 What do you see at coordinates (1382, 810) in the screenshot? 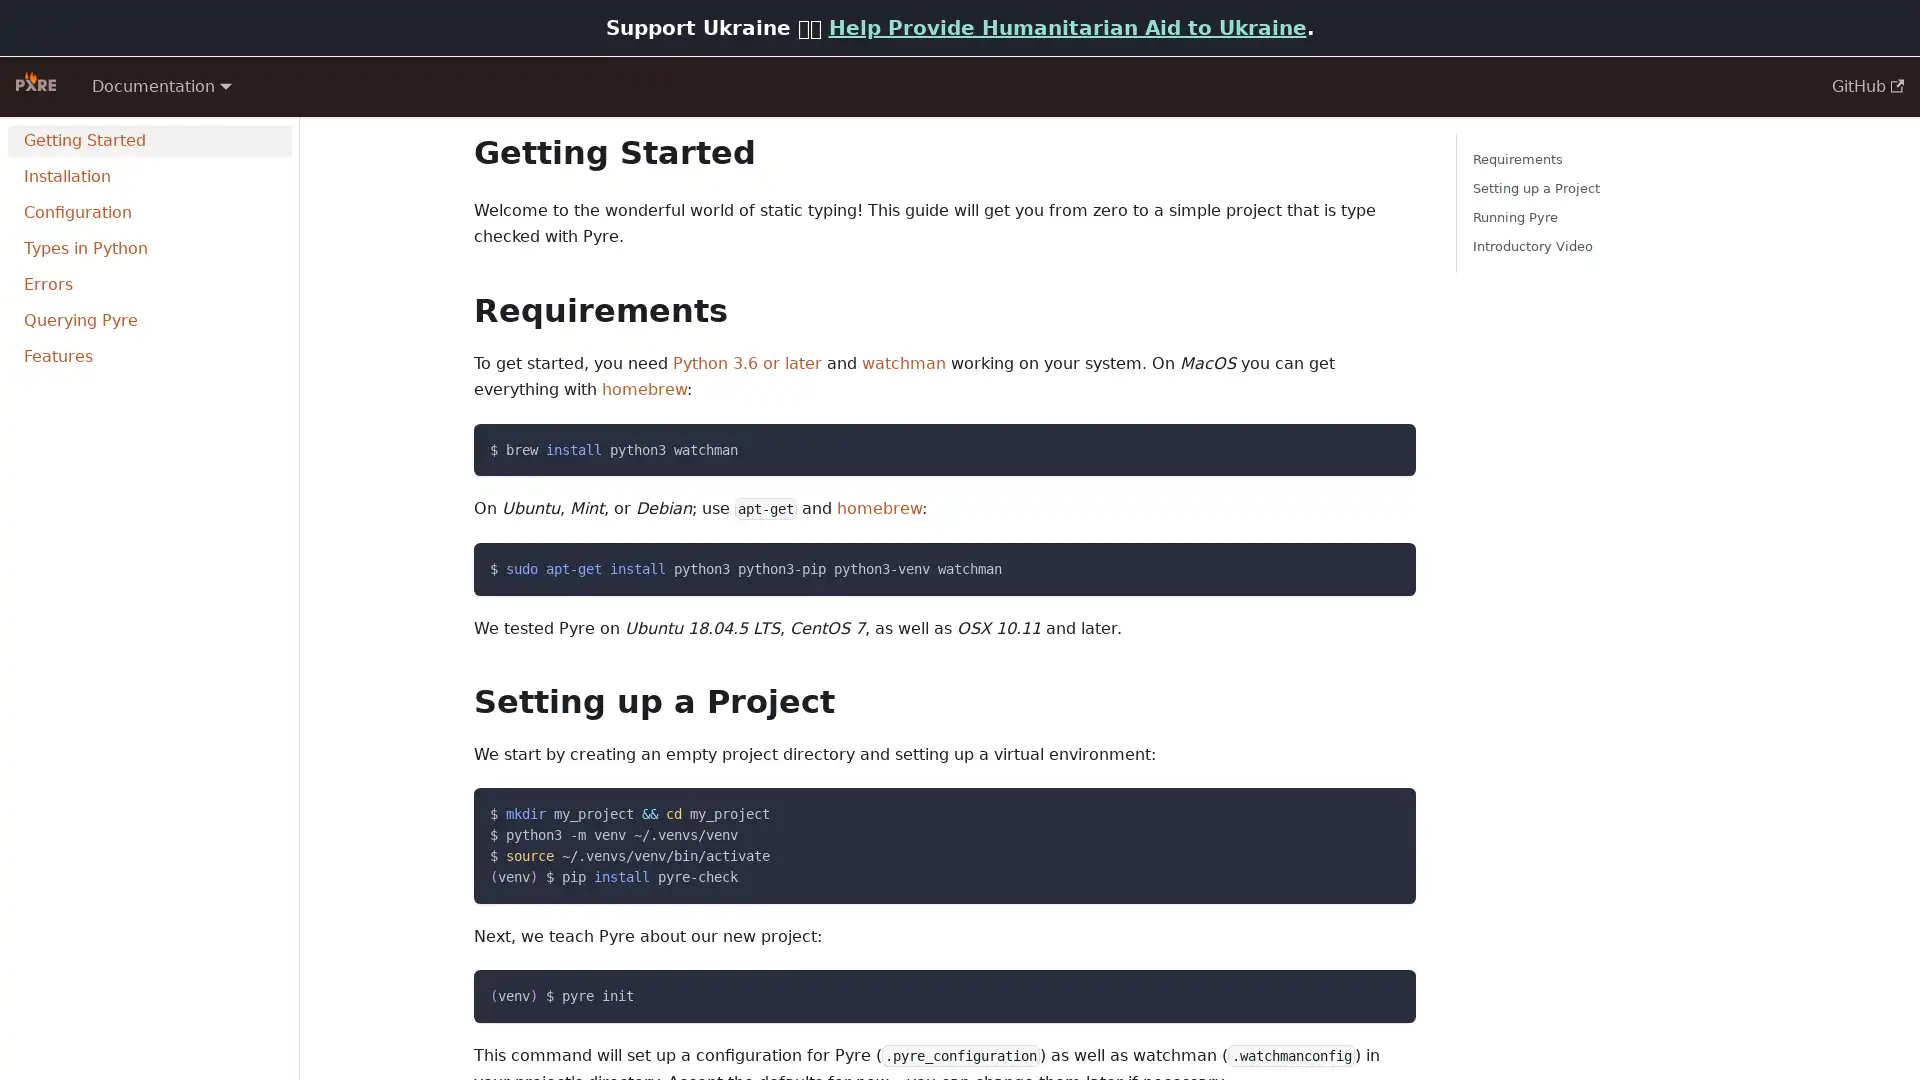
I see `Copy code to clipboard` at bounding box center [1382, 810].